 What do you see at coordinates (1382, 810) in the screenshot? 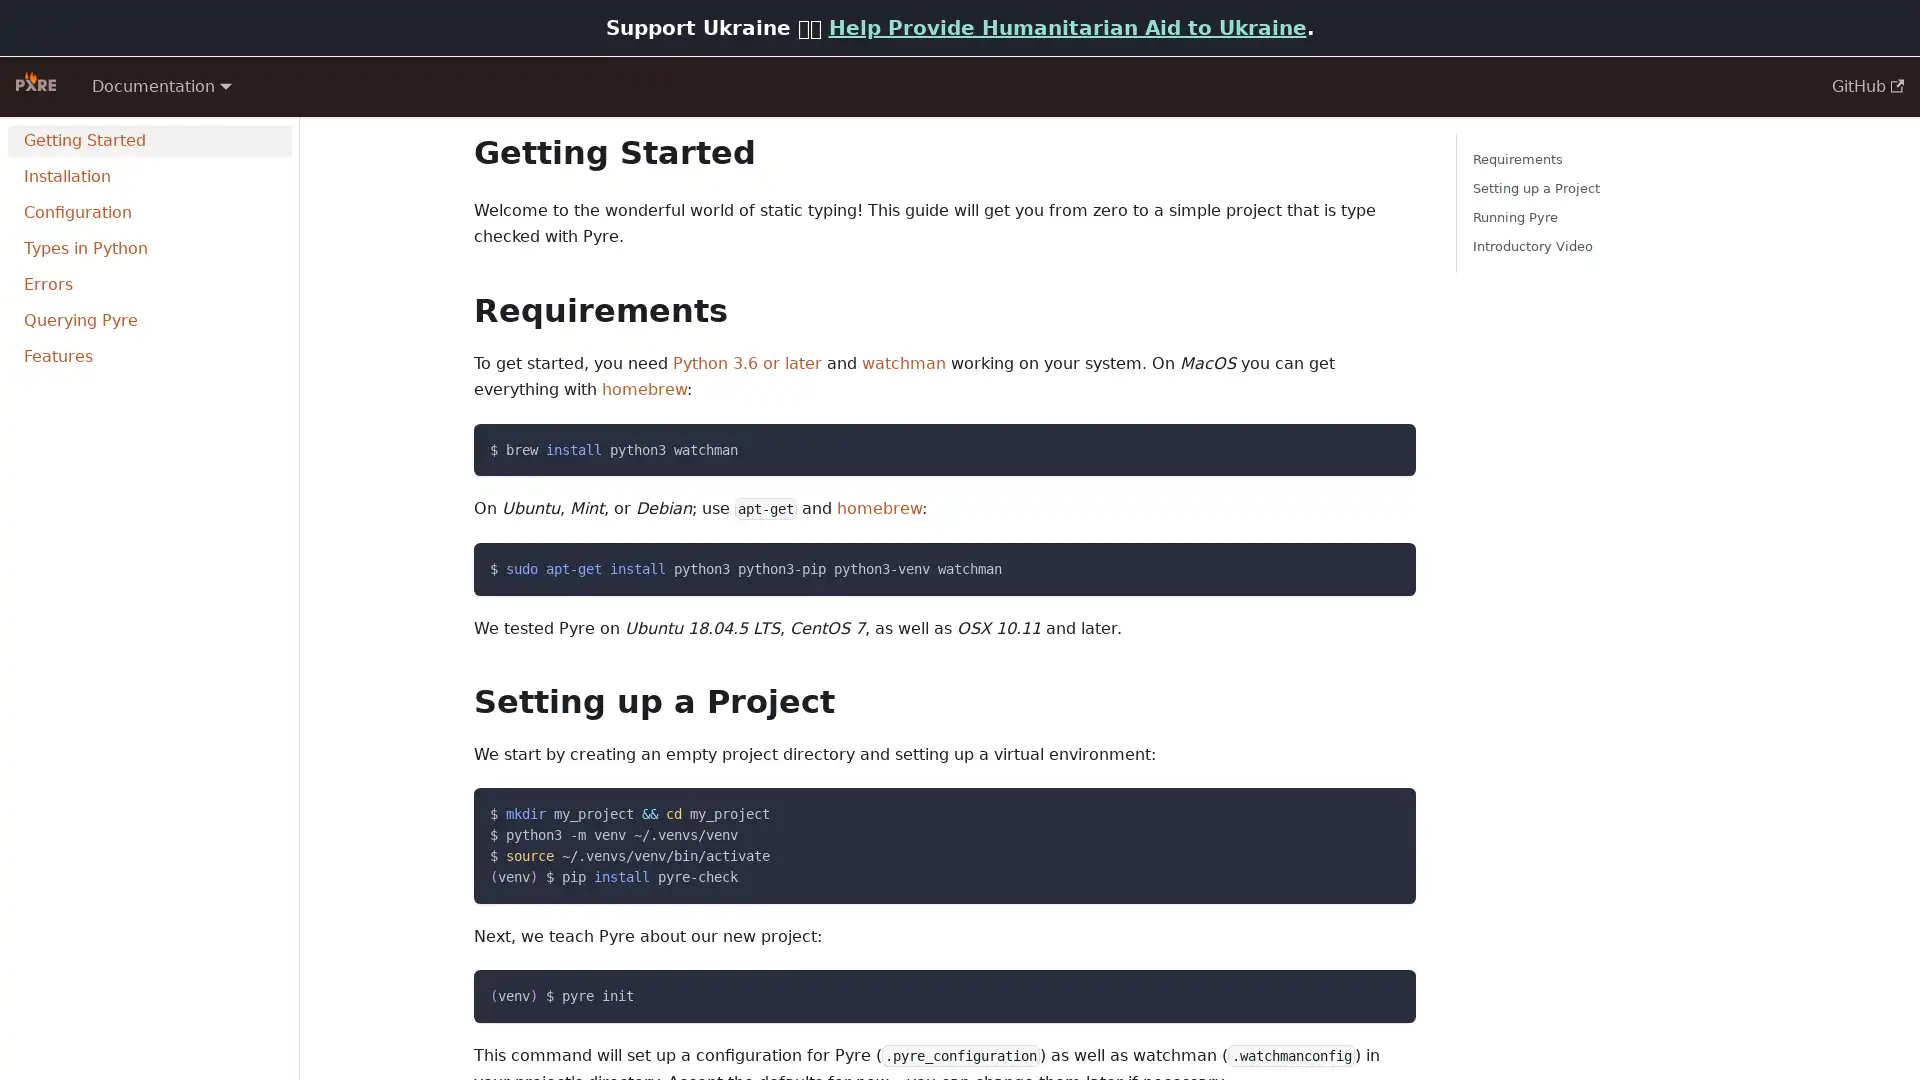
I see `Copy code to clipboard` at bounding box center [1382, 810].